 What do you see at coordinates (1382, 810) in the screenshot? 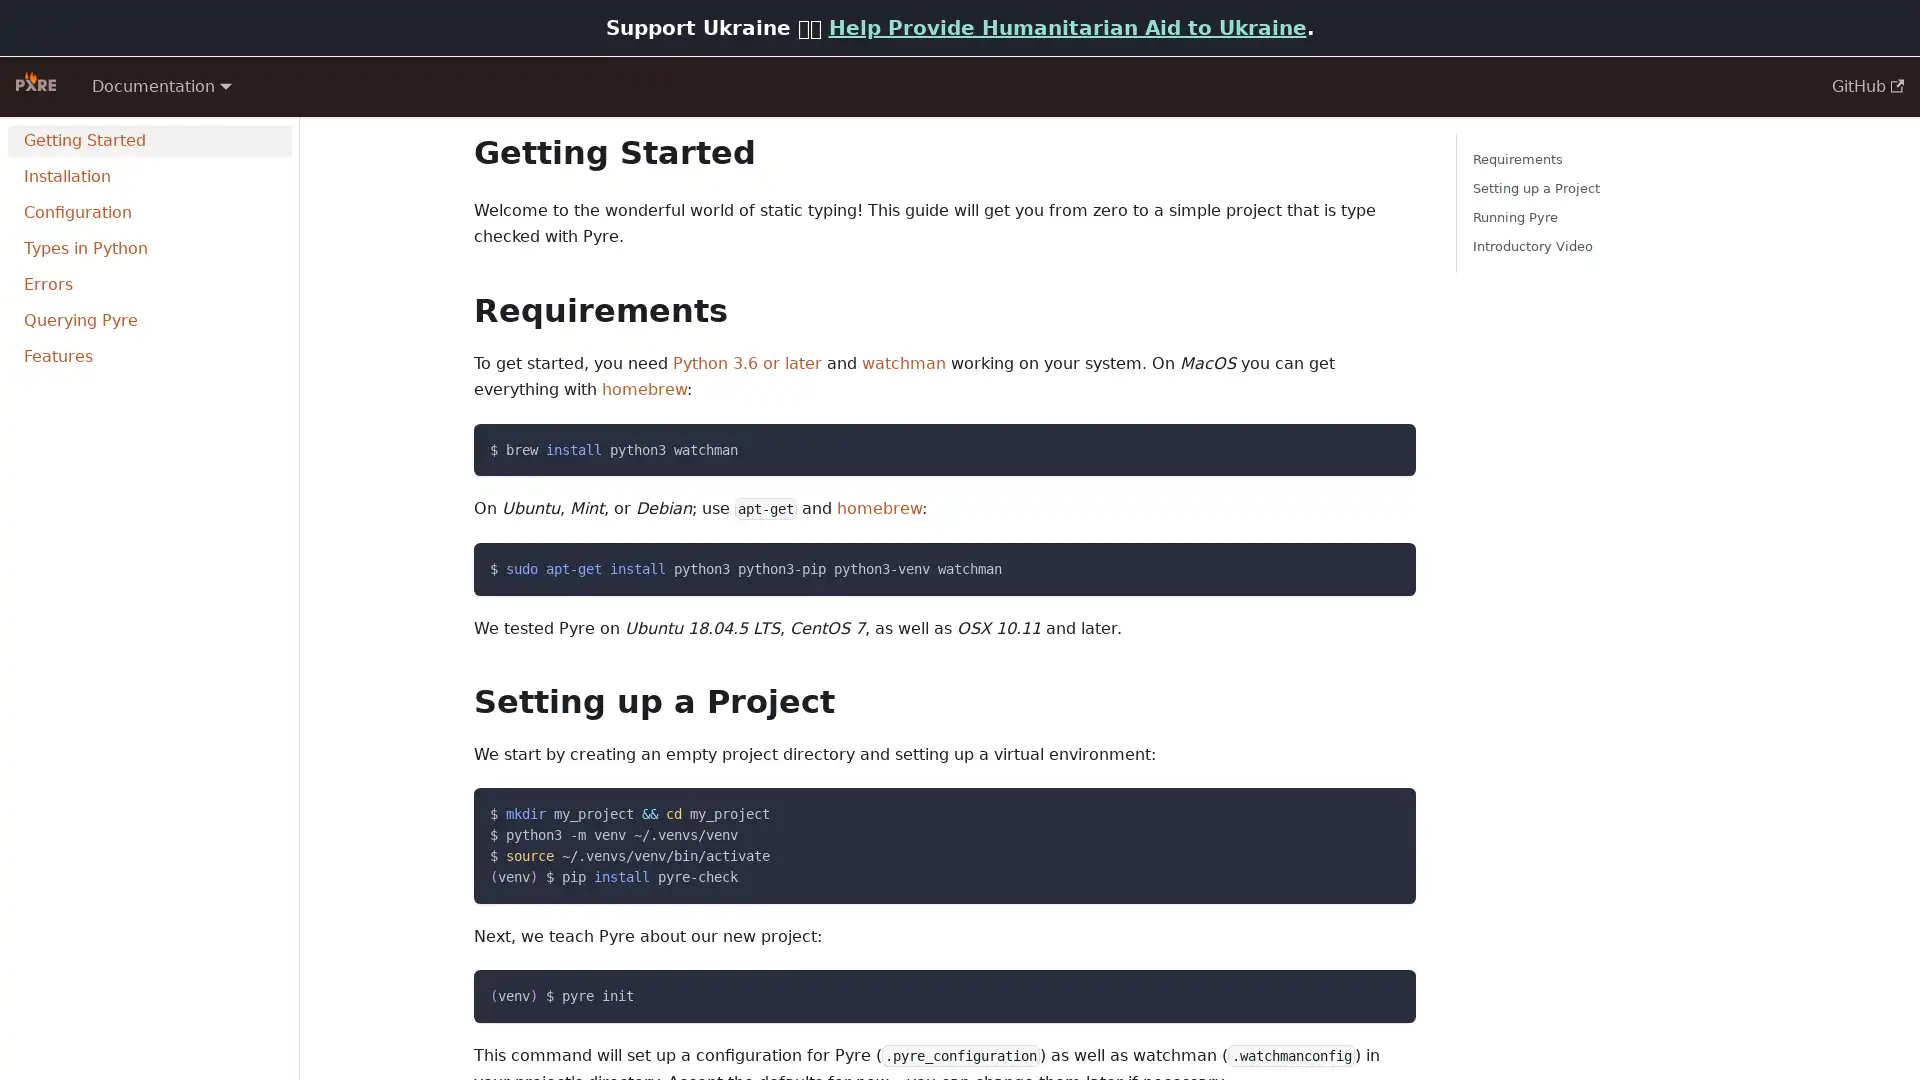
I see `Copy code to clipboard` at bounding box center [1382, 810].